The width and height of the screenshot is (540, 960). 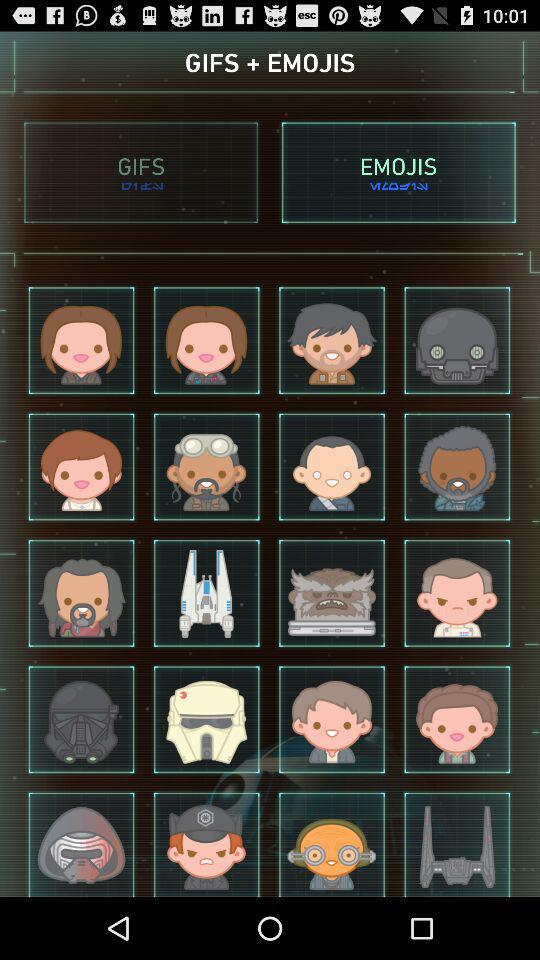 What do you see at coordinates (457, 467) in the screenshot?
I see `the second row fourth image` at bounding box center [457, 467].